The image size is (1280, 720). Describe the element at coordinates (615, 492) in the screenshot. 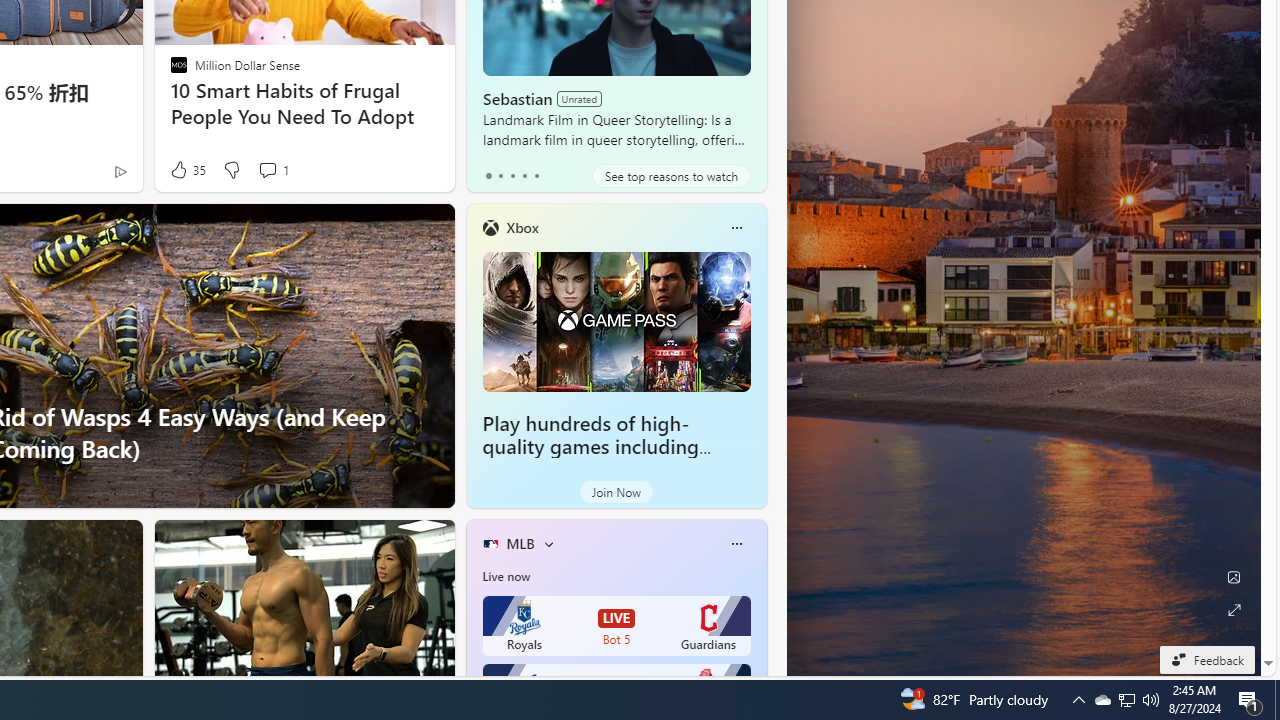

I see `'Join Now'` at that location.